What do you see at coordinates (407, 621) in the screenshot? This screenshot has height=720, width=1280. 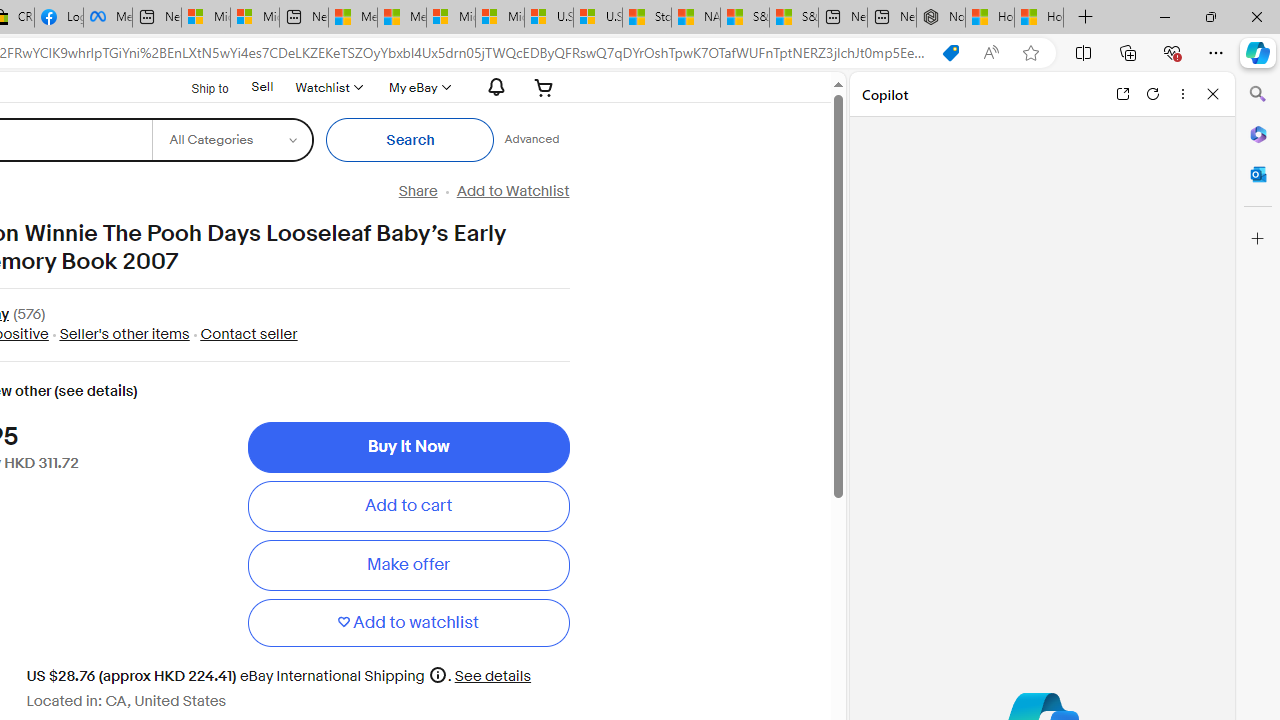 I see `'Add to watchlist'` at bounding box center [407, 621].